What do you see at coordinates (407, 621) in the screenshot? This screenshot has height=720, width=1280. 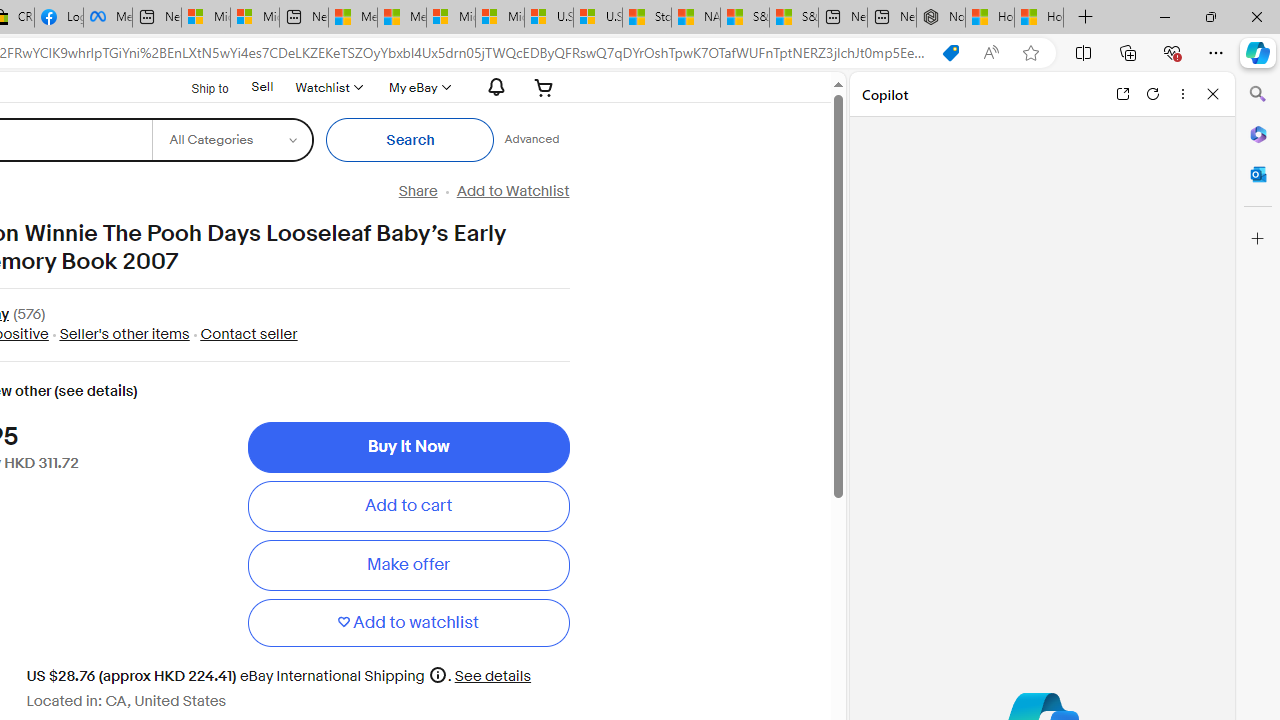 I see `'Add to watchlist'` at bounding box center [407, 621].